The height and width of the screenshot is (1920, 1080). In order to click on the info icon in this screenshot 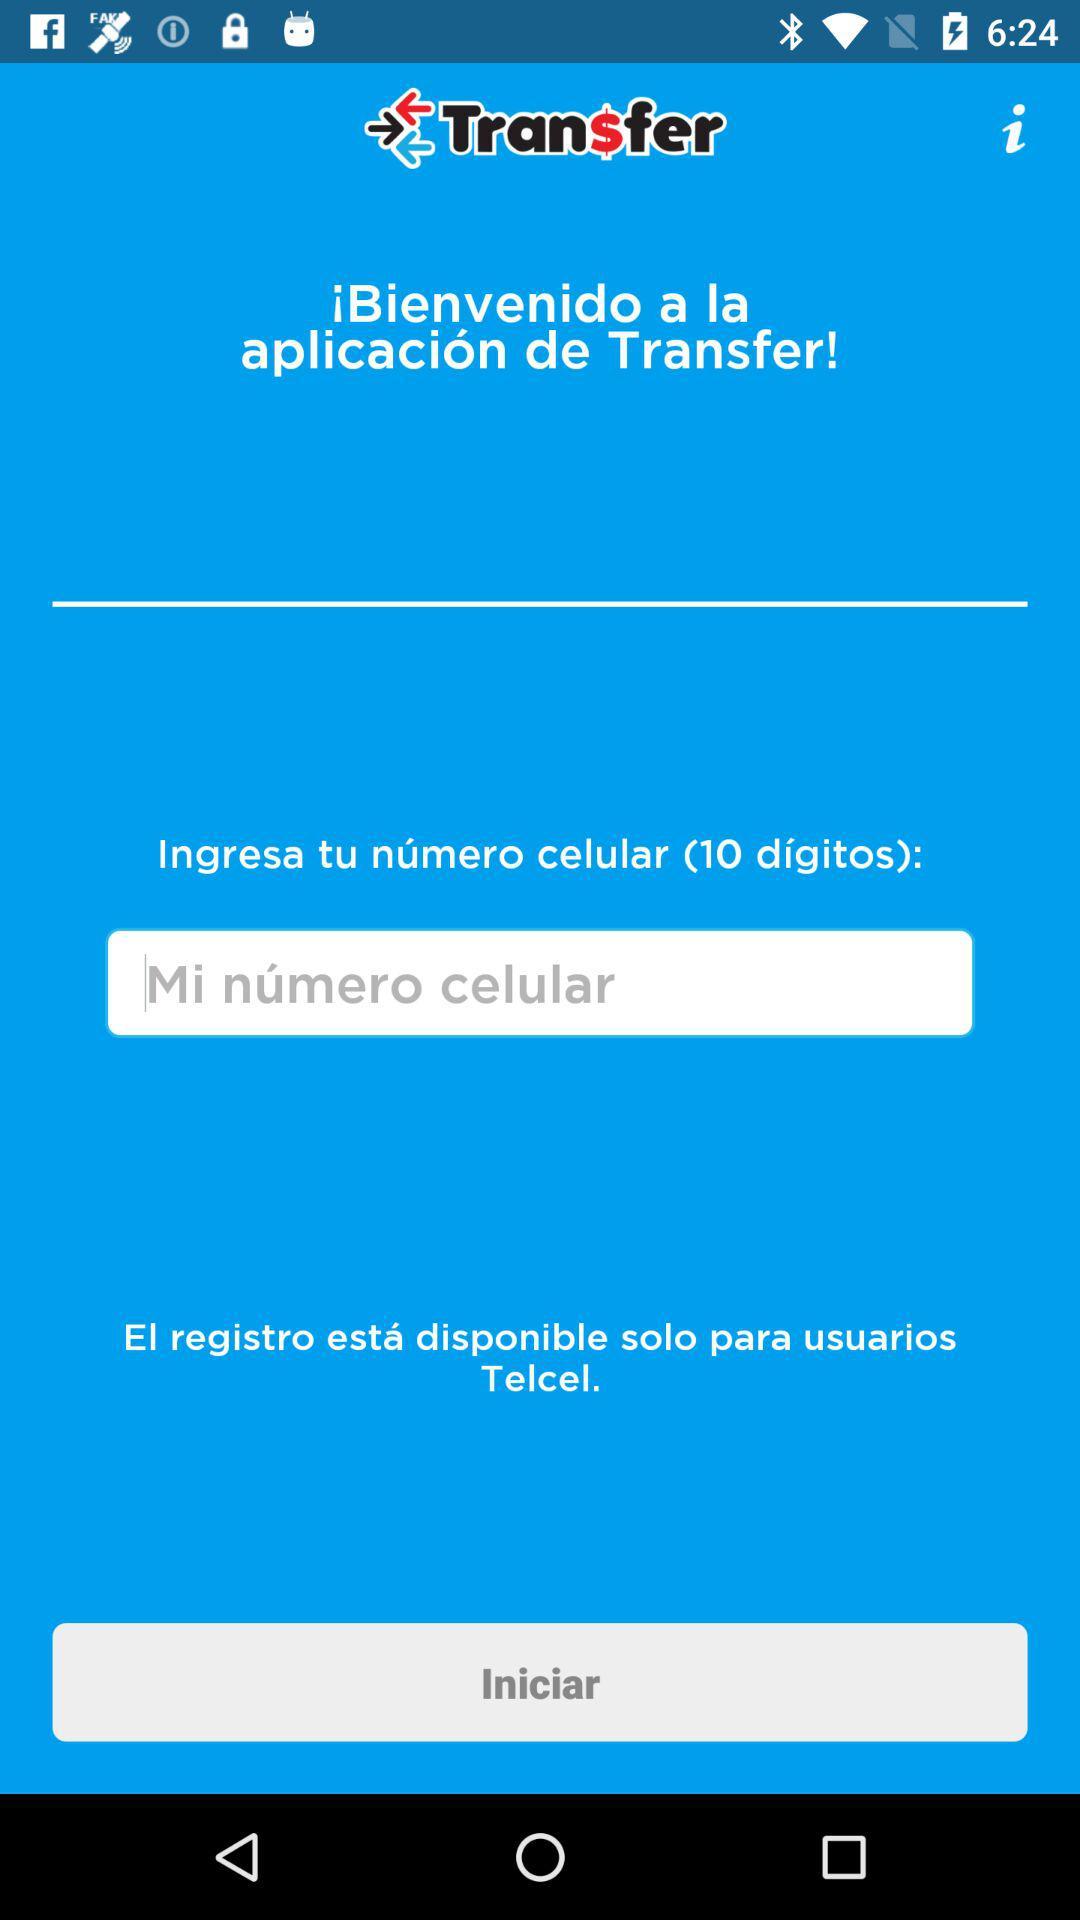, I will do `click(1014, 127)`.